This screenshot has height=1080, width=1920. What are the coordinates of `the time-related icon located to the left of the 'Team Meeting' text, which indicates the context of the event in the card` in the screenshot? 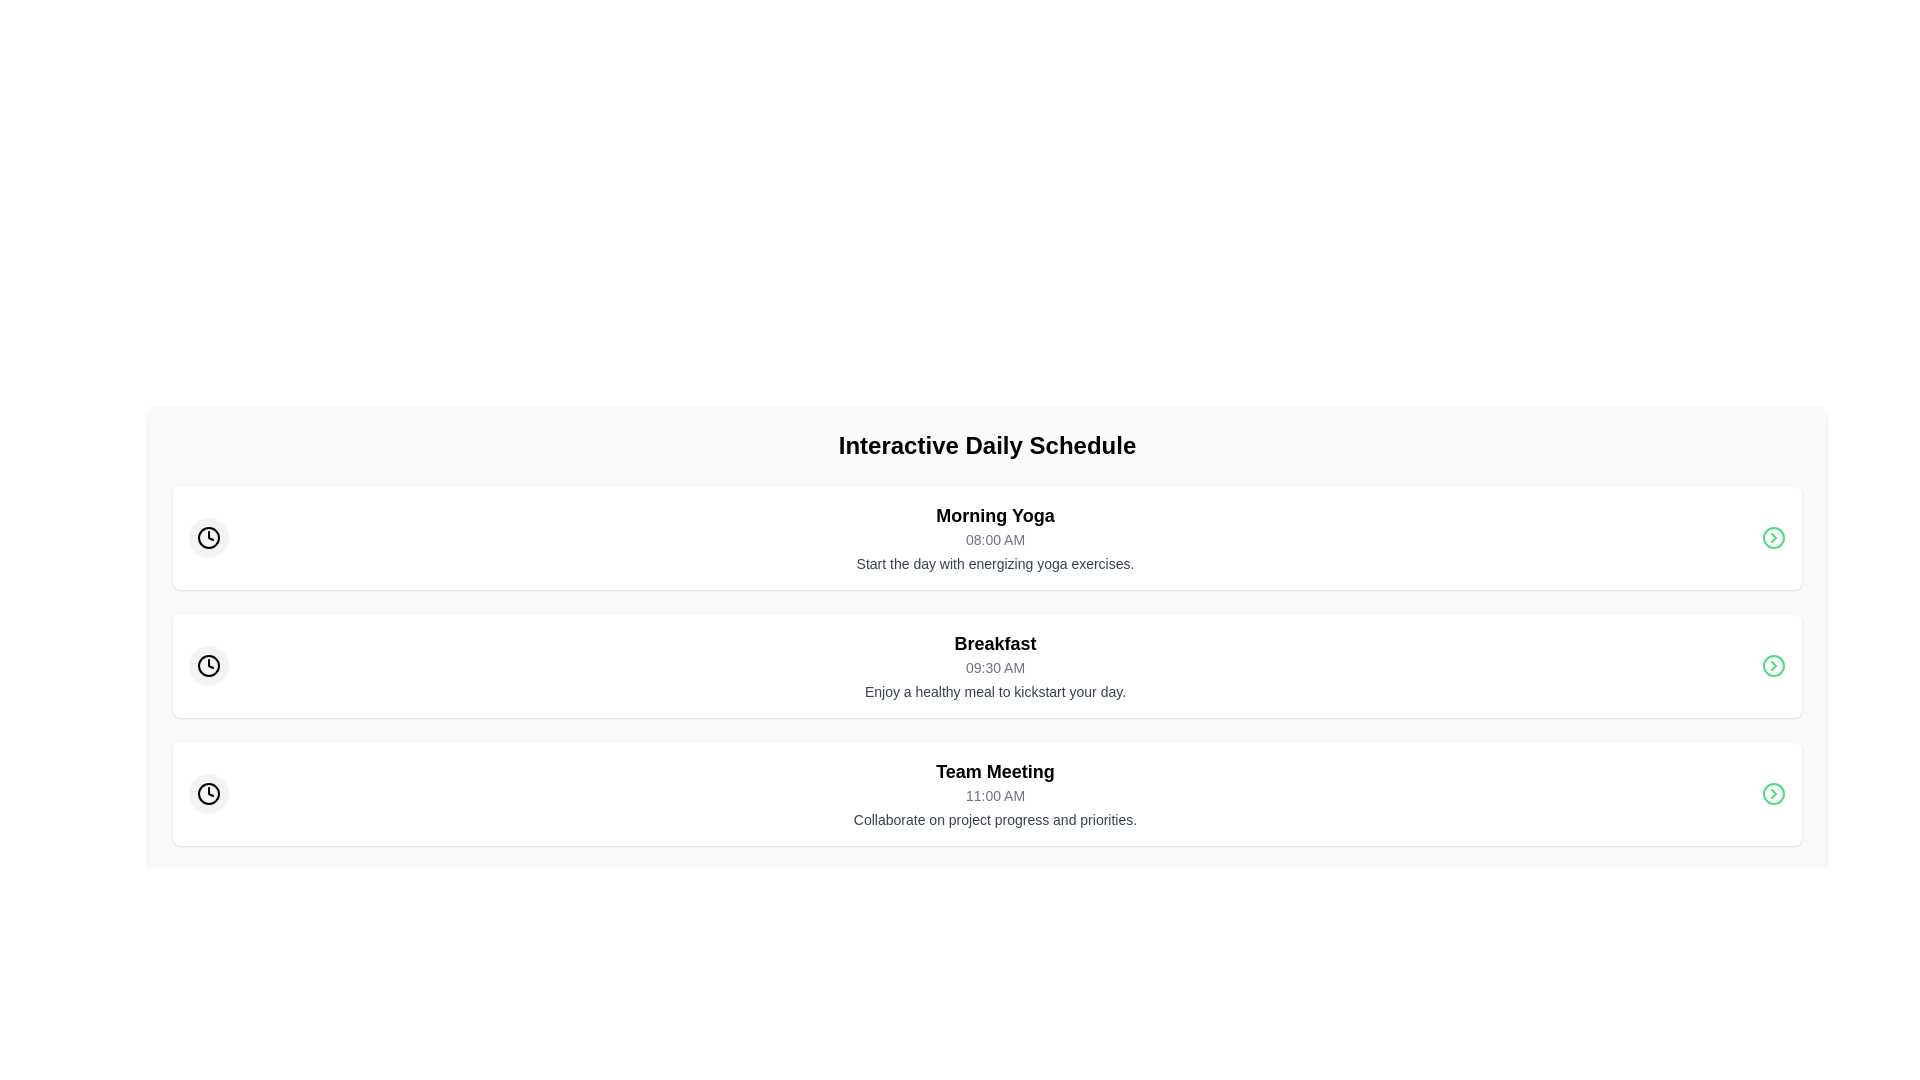 It's located at (209, 793).